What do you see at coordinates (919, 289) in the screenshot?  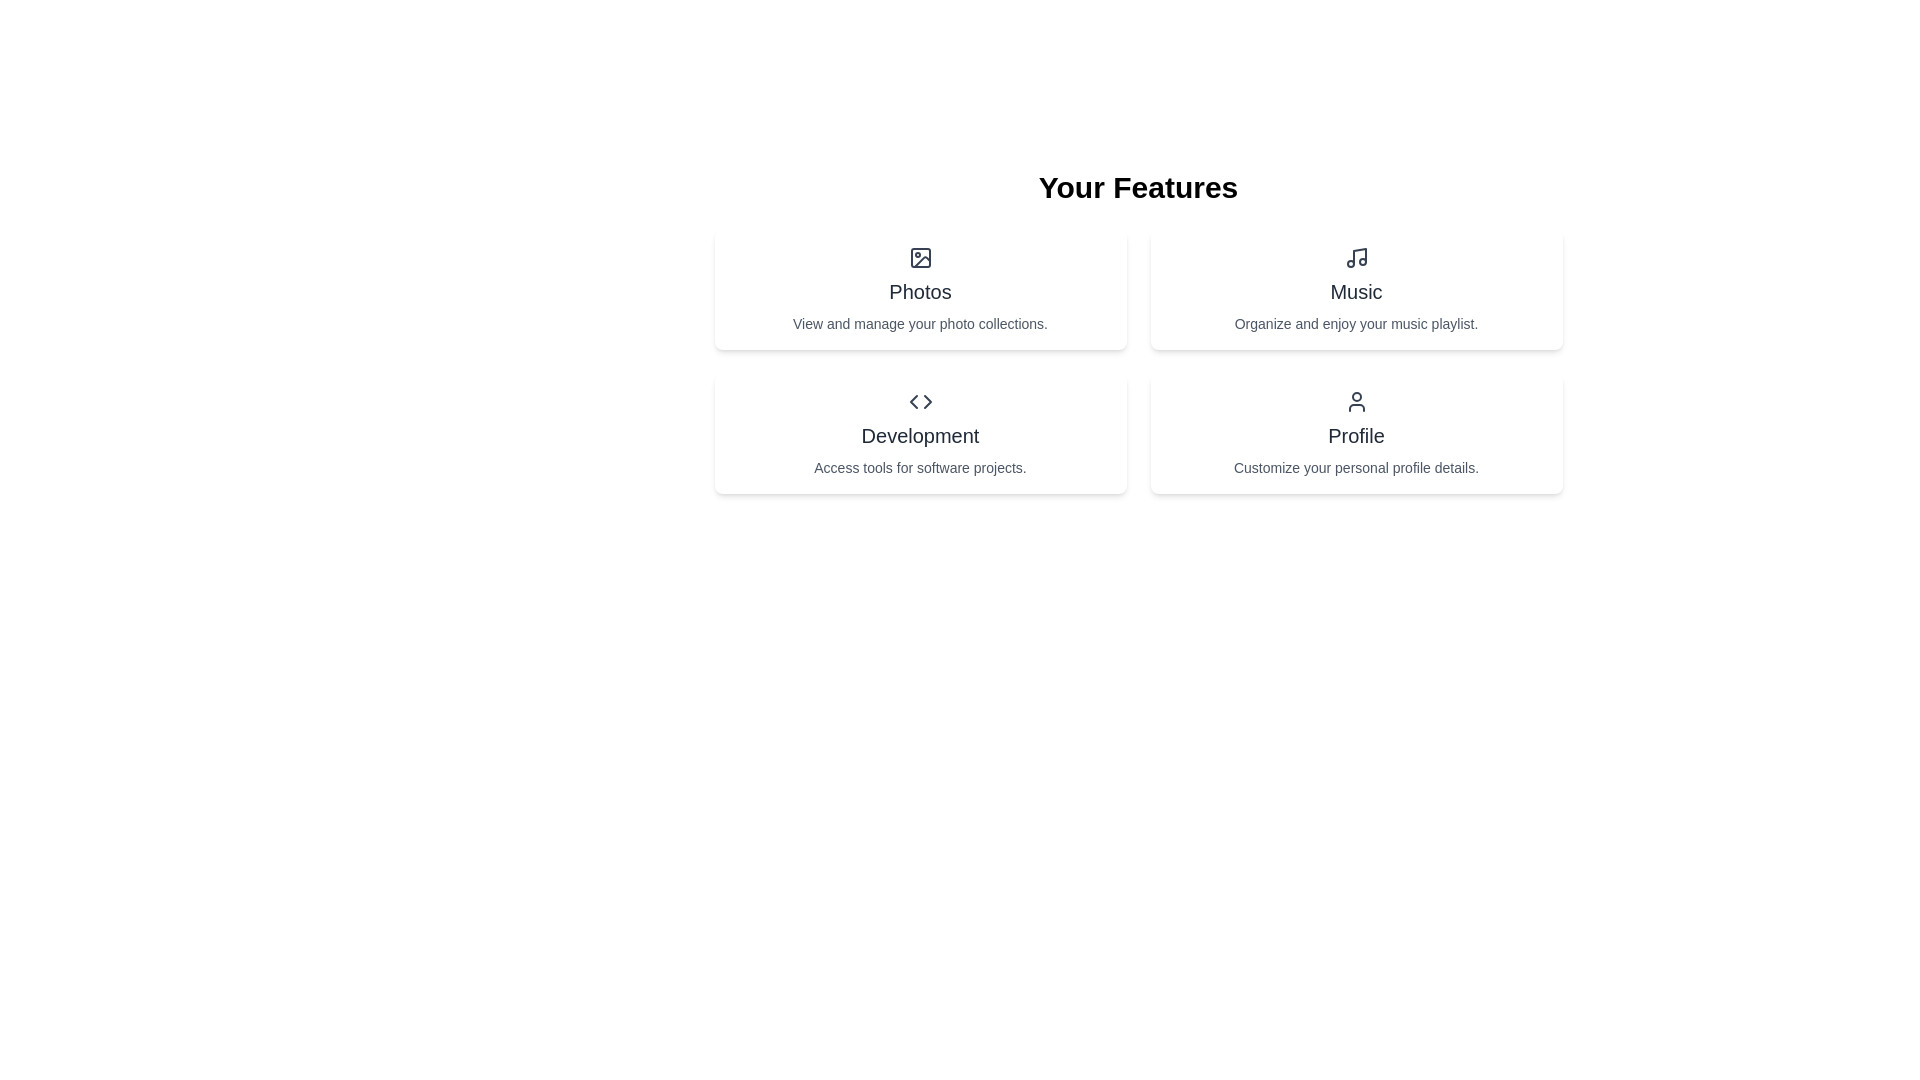 I see `the first card in the grid layout` at bounding box center [919, 289].